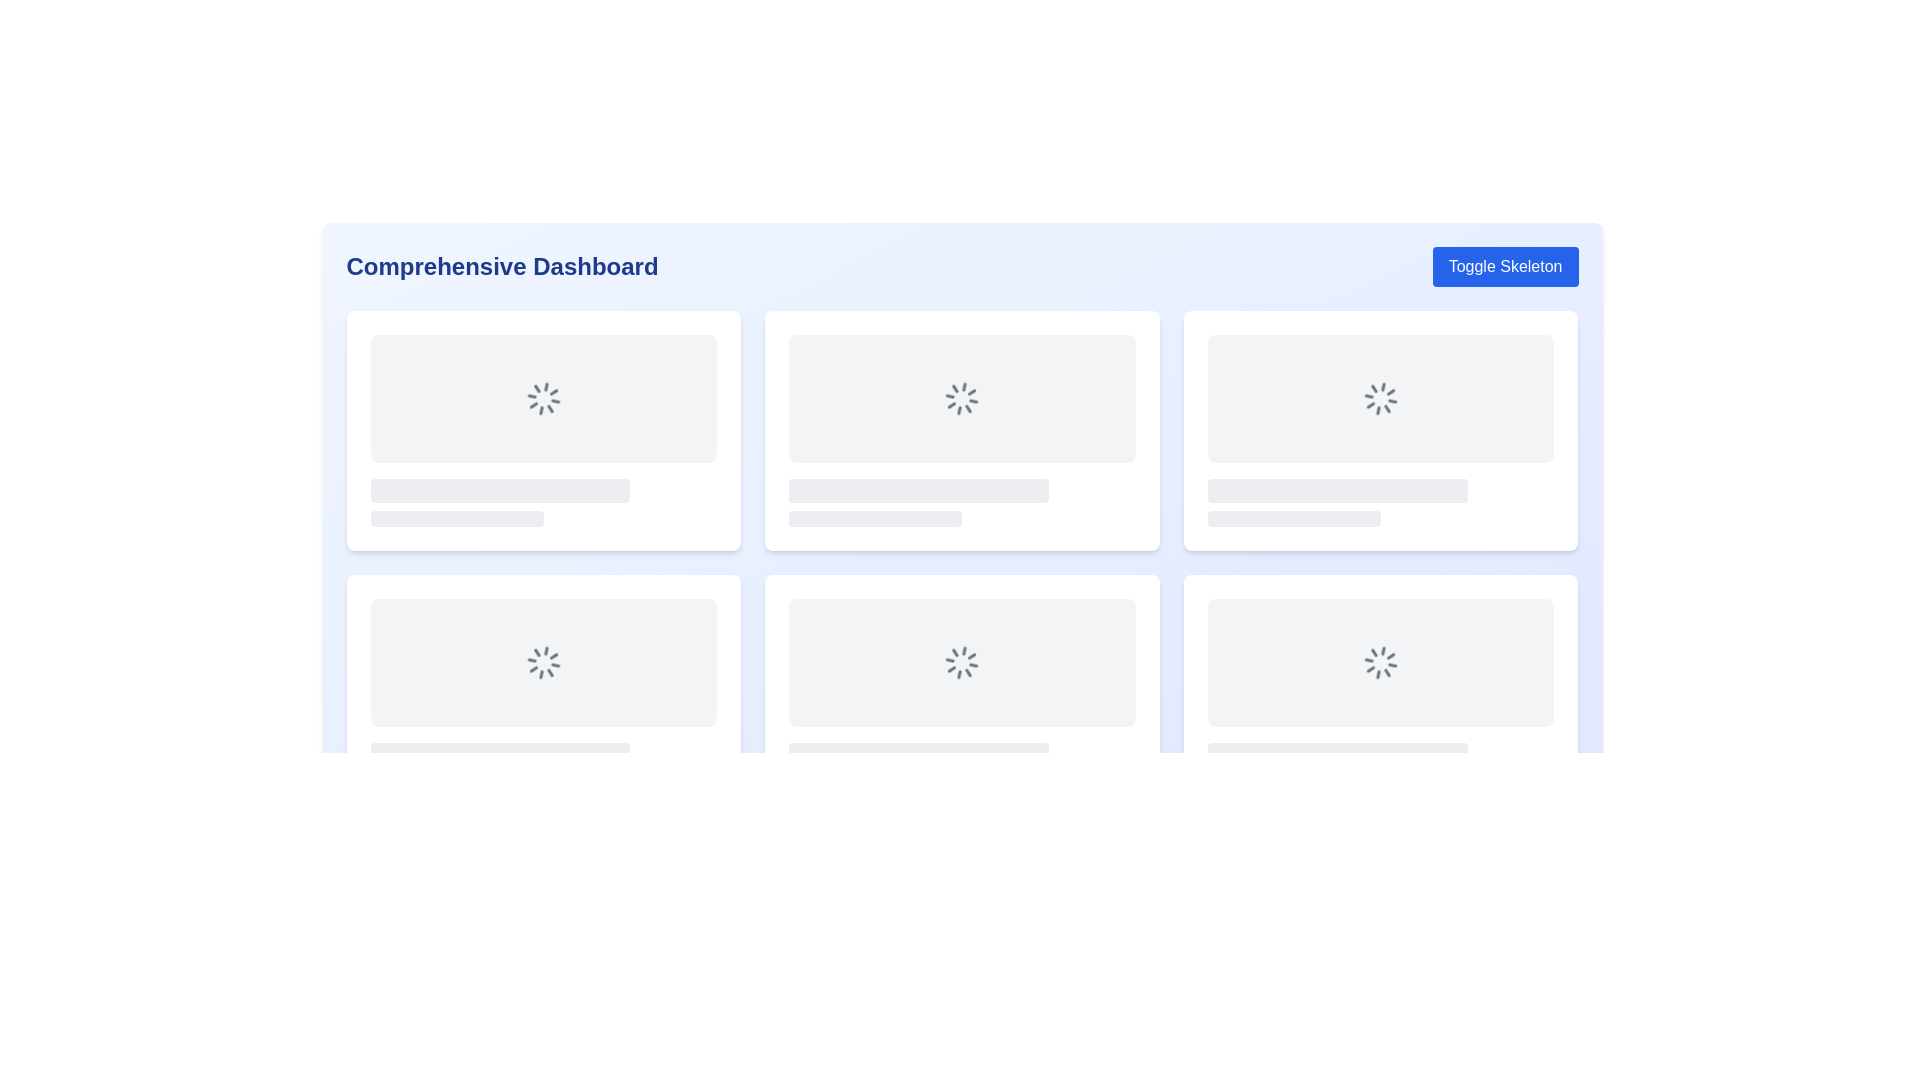  What do you see at coordinates (543, 663) in the screenshot?
I see `the Loader icon located in the first column of the second row within a grid layout, indicating that a content loading or processing operation is in progress` at bounding box center [543, 663].